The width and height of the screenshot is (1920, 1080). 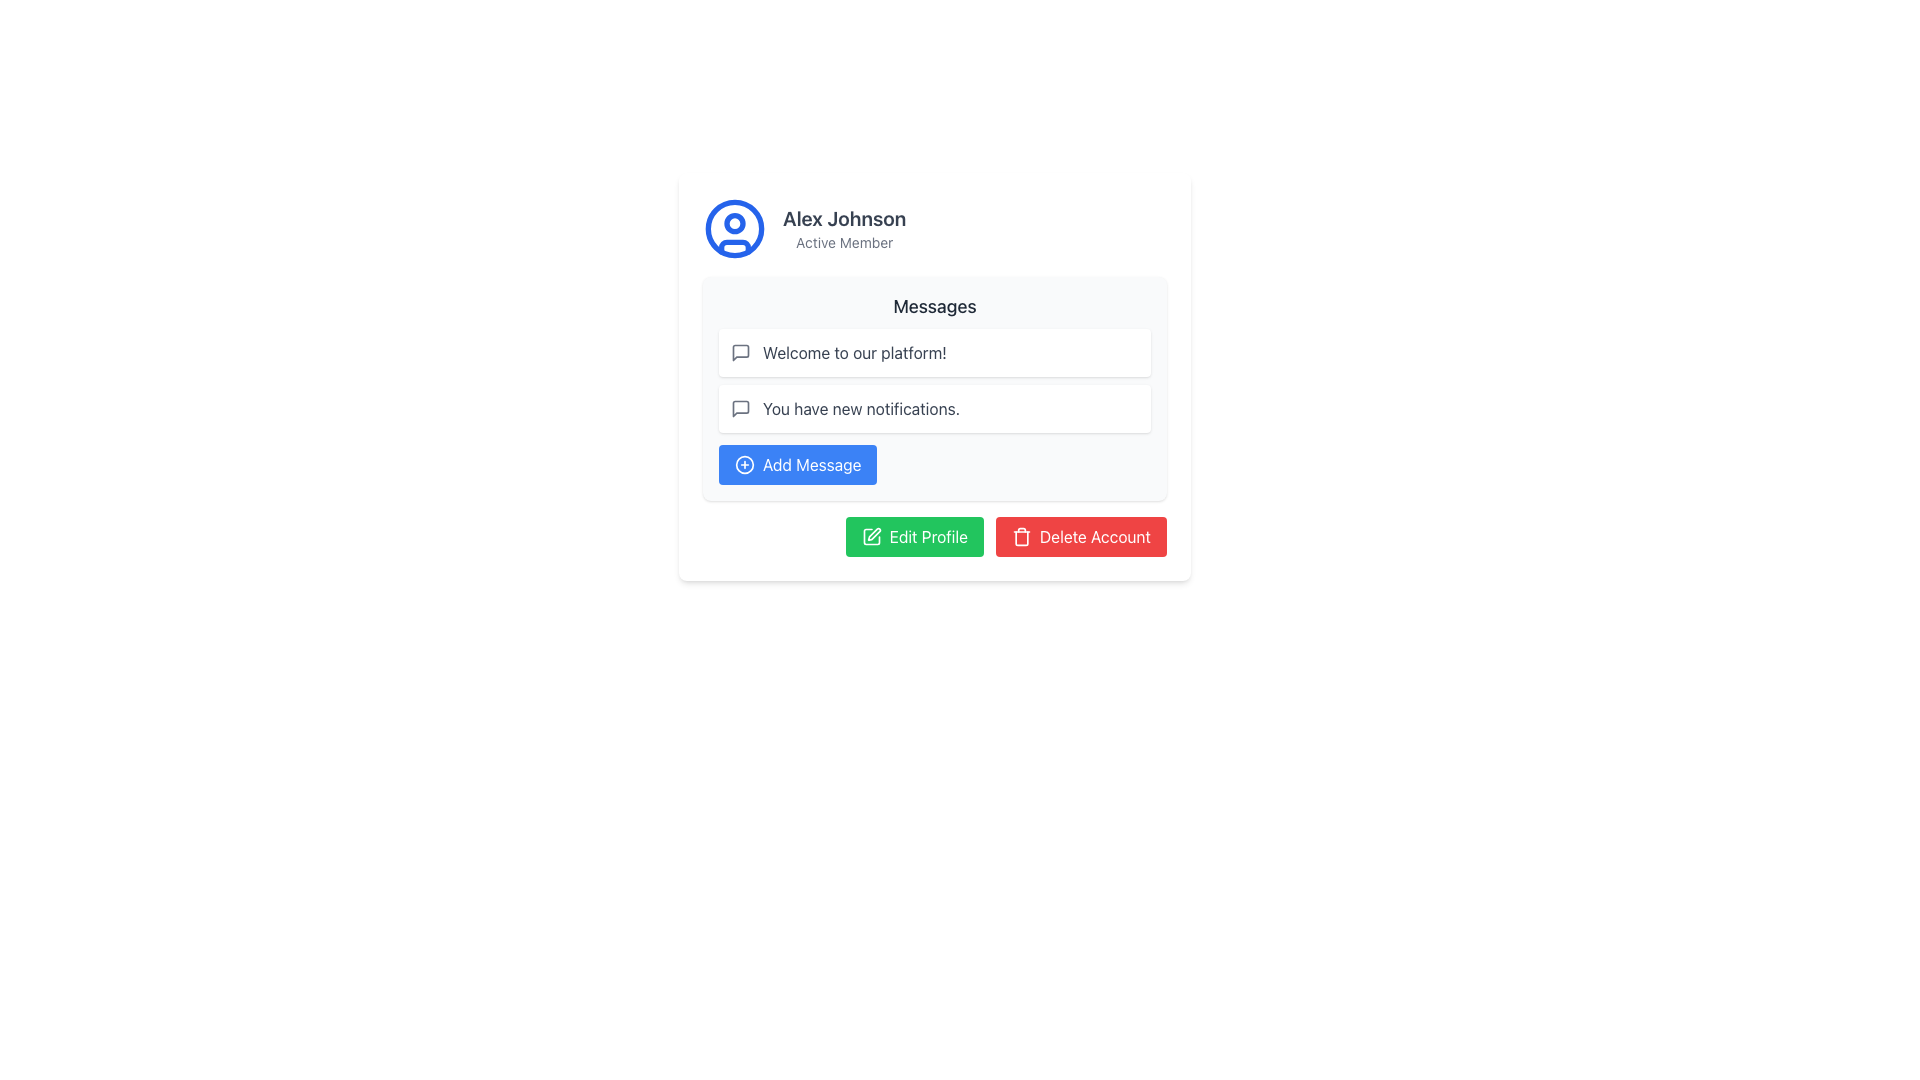 What do you see at coordinates (733, 227) in the screenshot?
I see `outermost SVG graphical circle that serves as a user profile image placeholder for debugging purposes` at bounding box center [733, 227].